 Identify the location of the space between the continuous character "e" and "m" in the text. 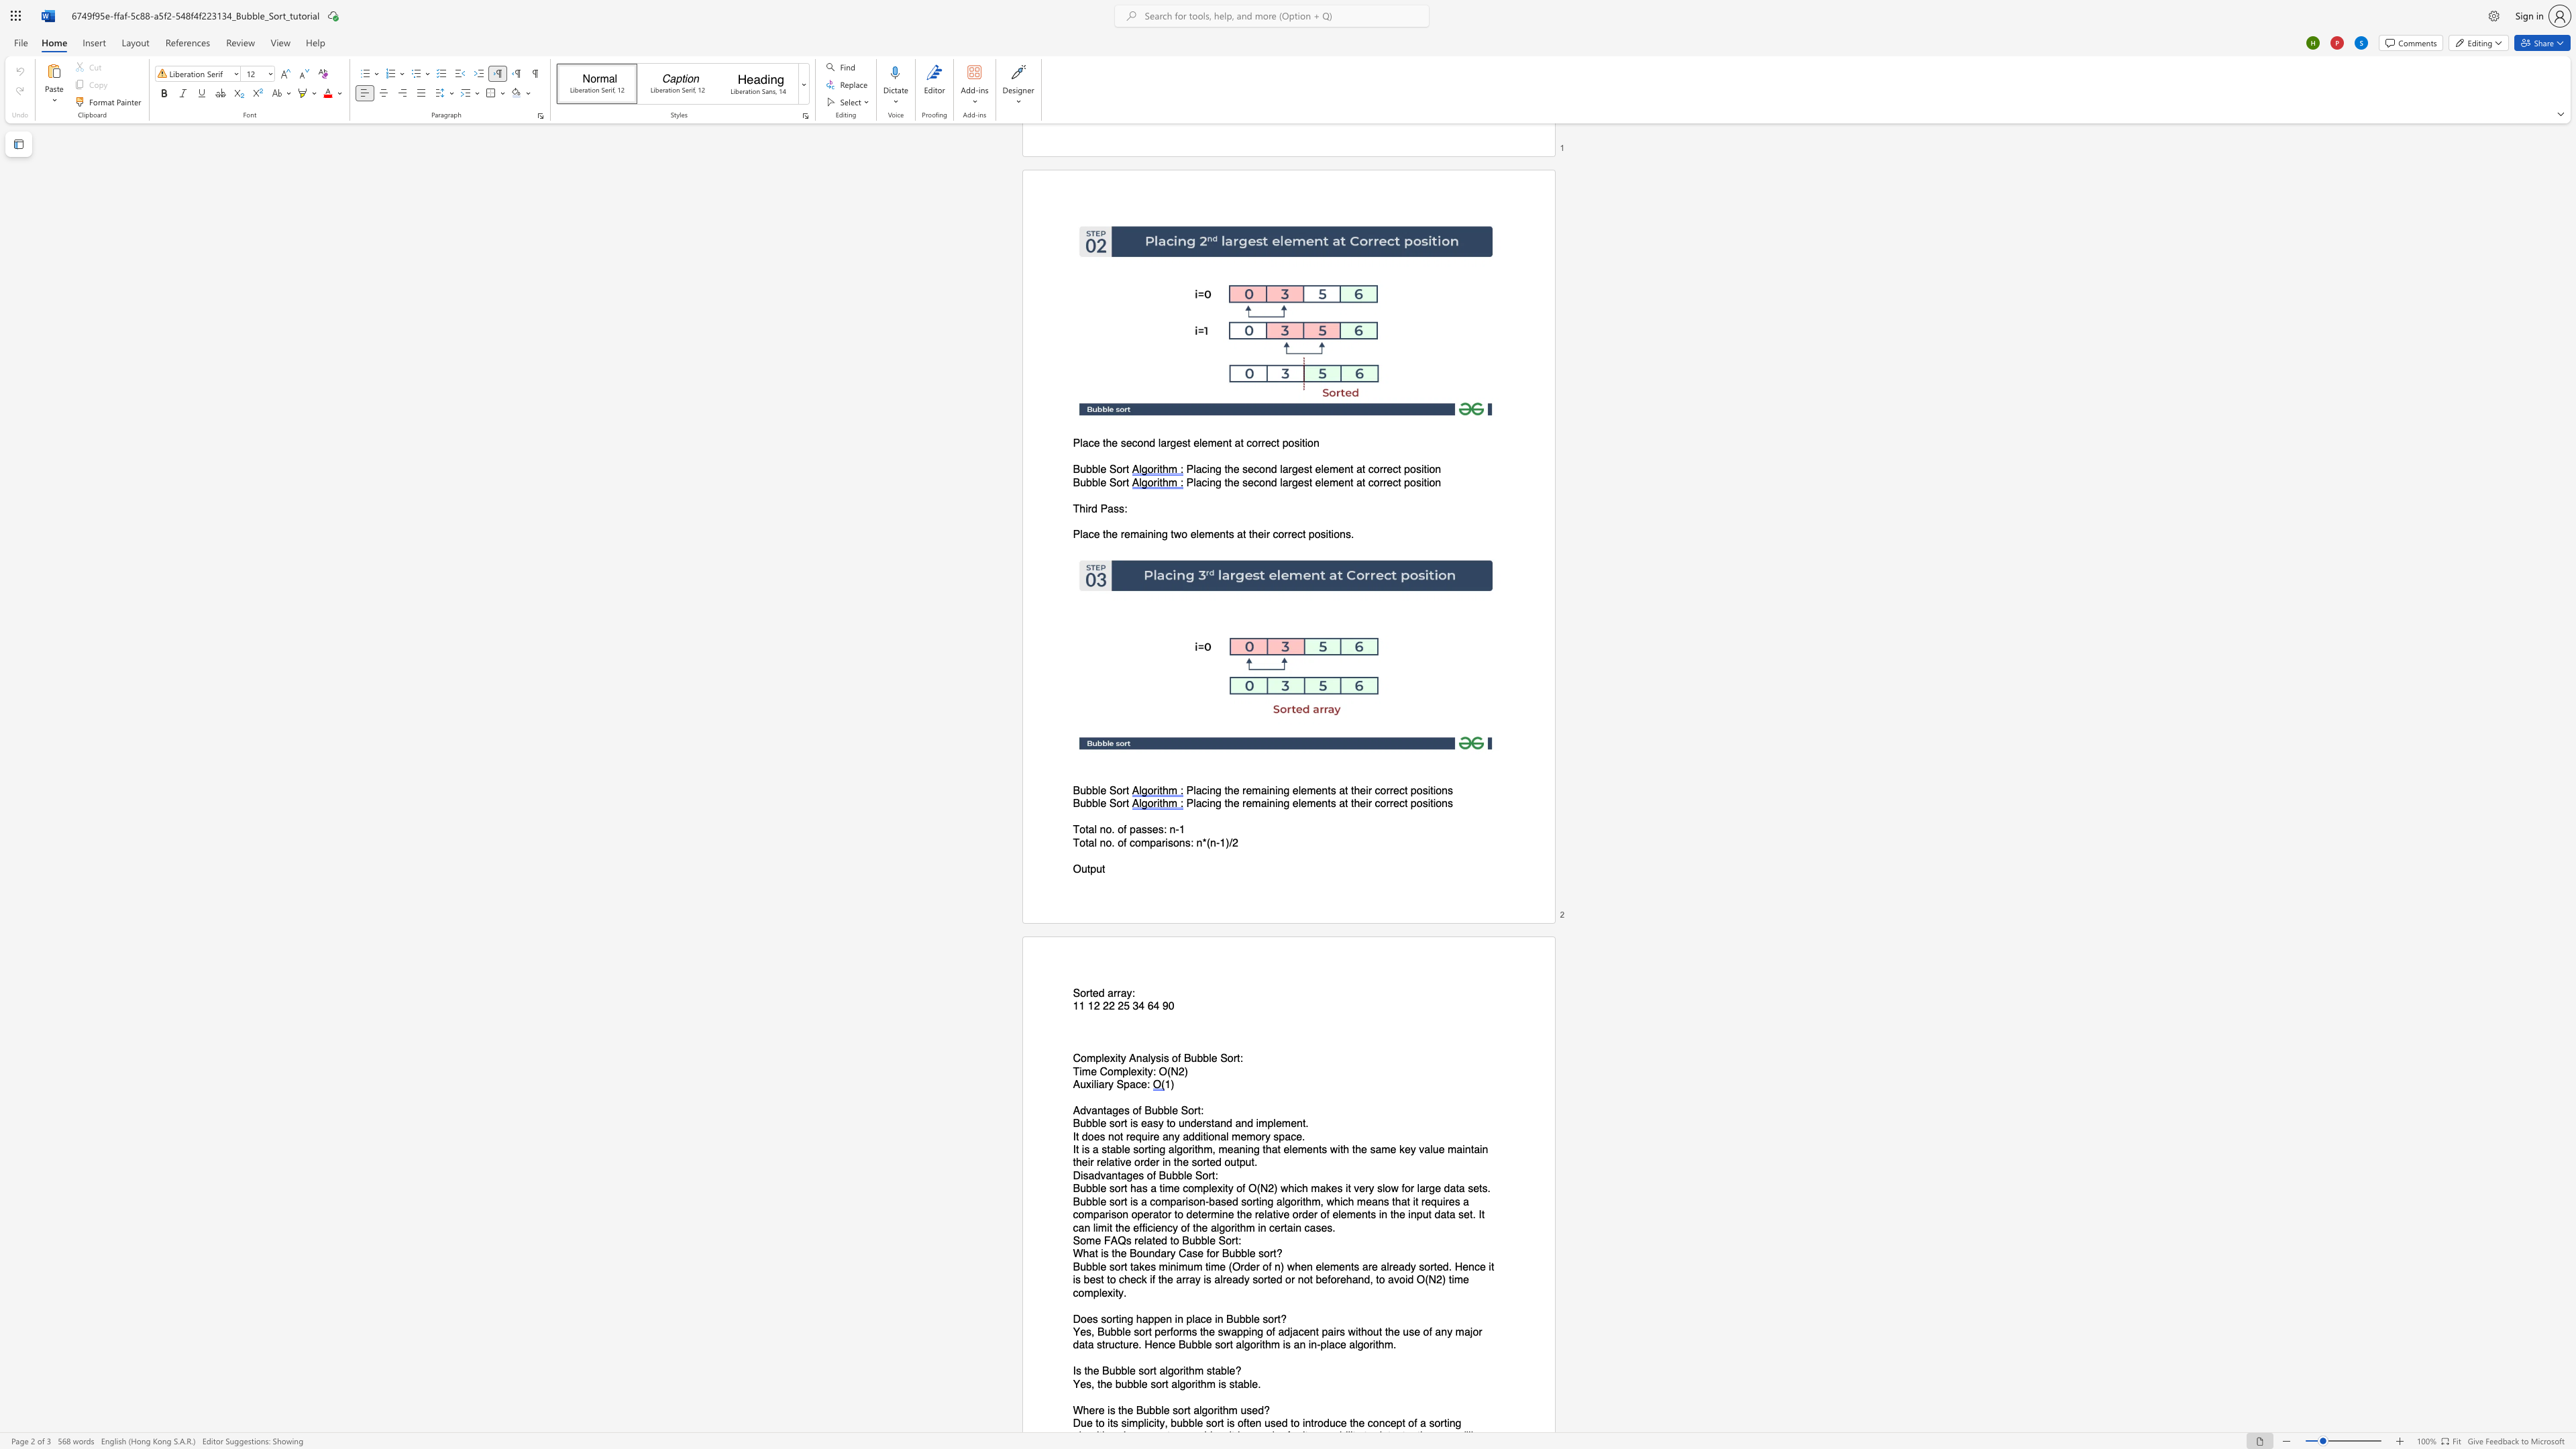
(1246, 1136).